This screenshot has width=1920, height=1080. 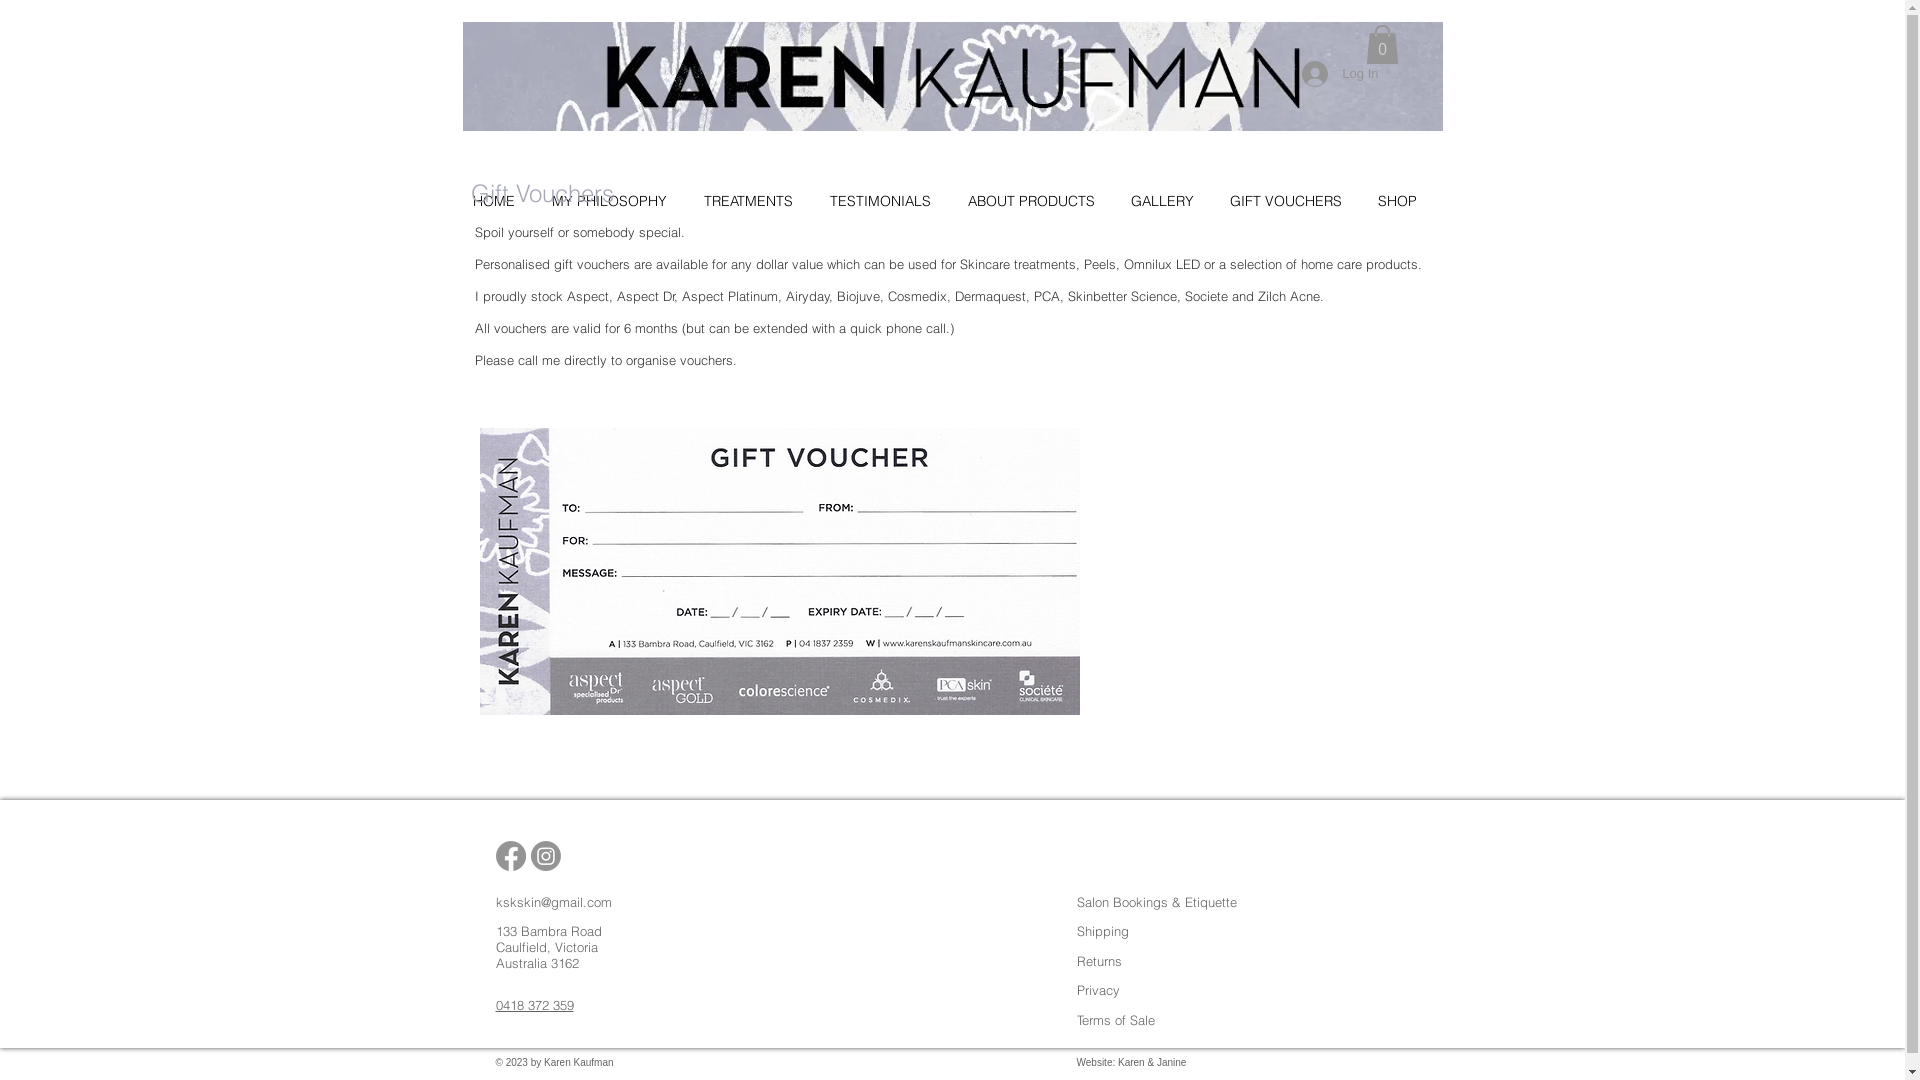 What do you see at coordinates (1287, 72) in the screenshot?
I see `'Log In'` at bounding box center [1287, 72].